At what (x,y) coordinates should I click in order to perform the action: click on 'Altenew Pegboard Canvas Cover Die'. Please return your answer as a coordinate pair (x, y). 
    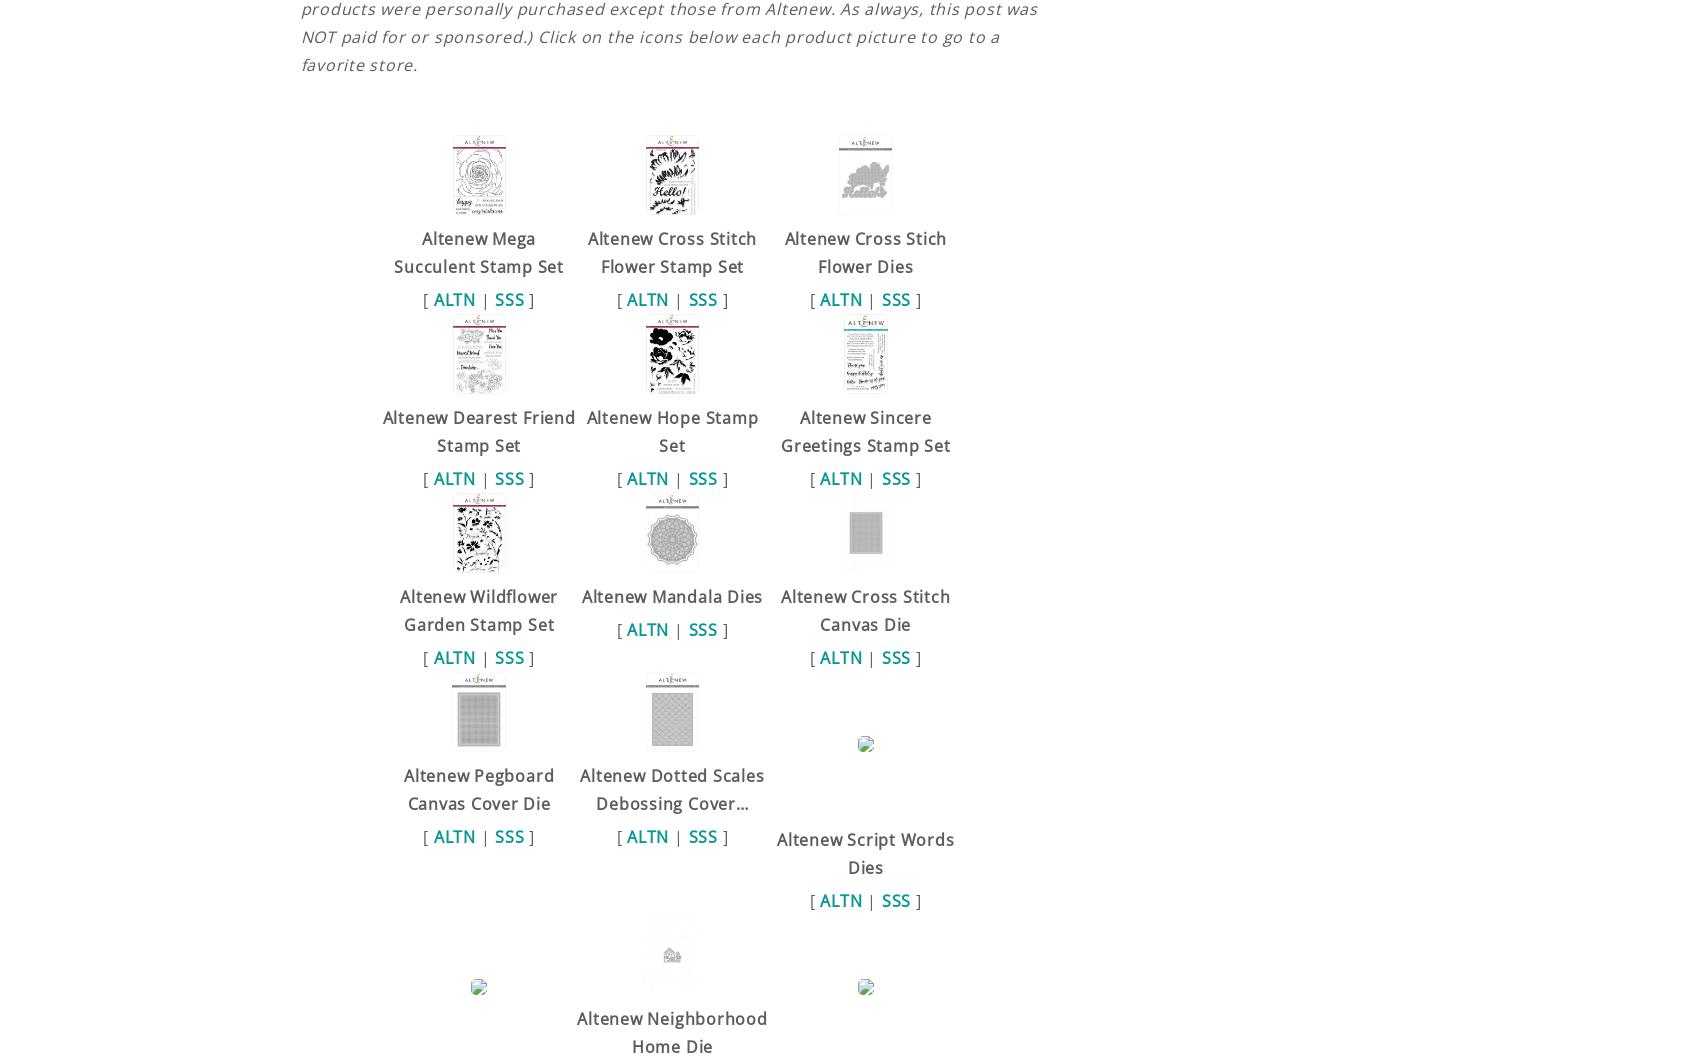
    Looking at the image, I should click on (478, 787).